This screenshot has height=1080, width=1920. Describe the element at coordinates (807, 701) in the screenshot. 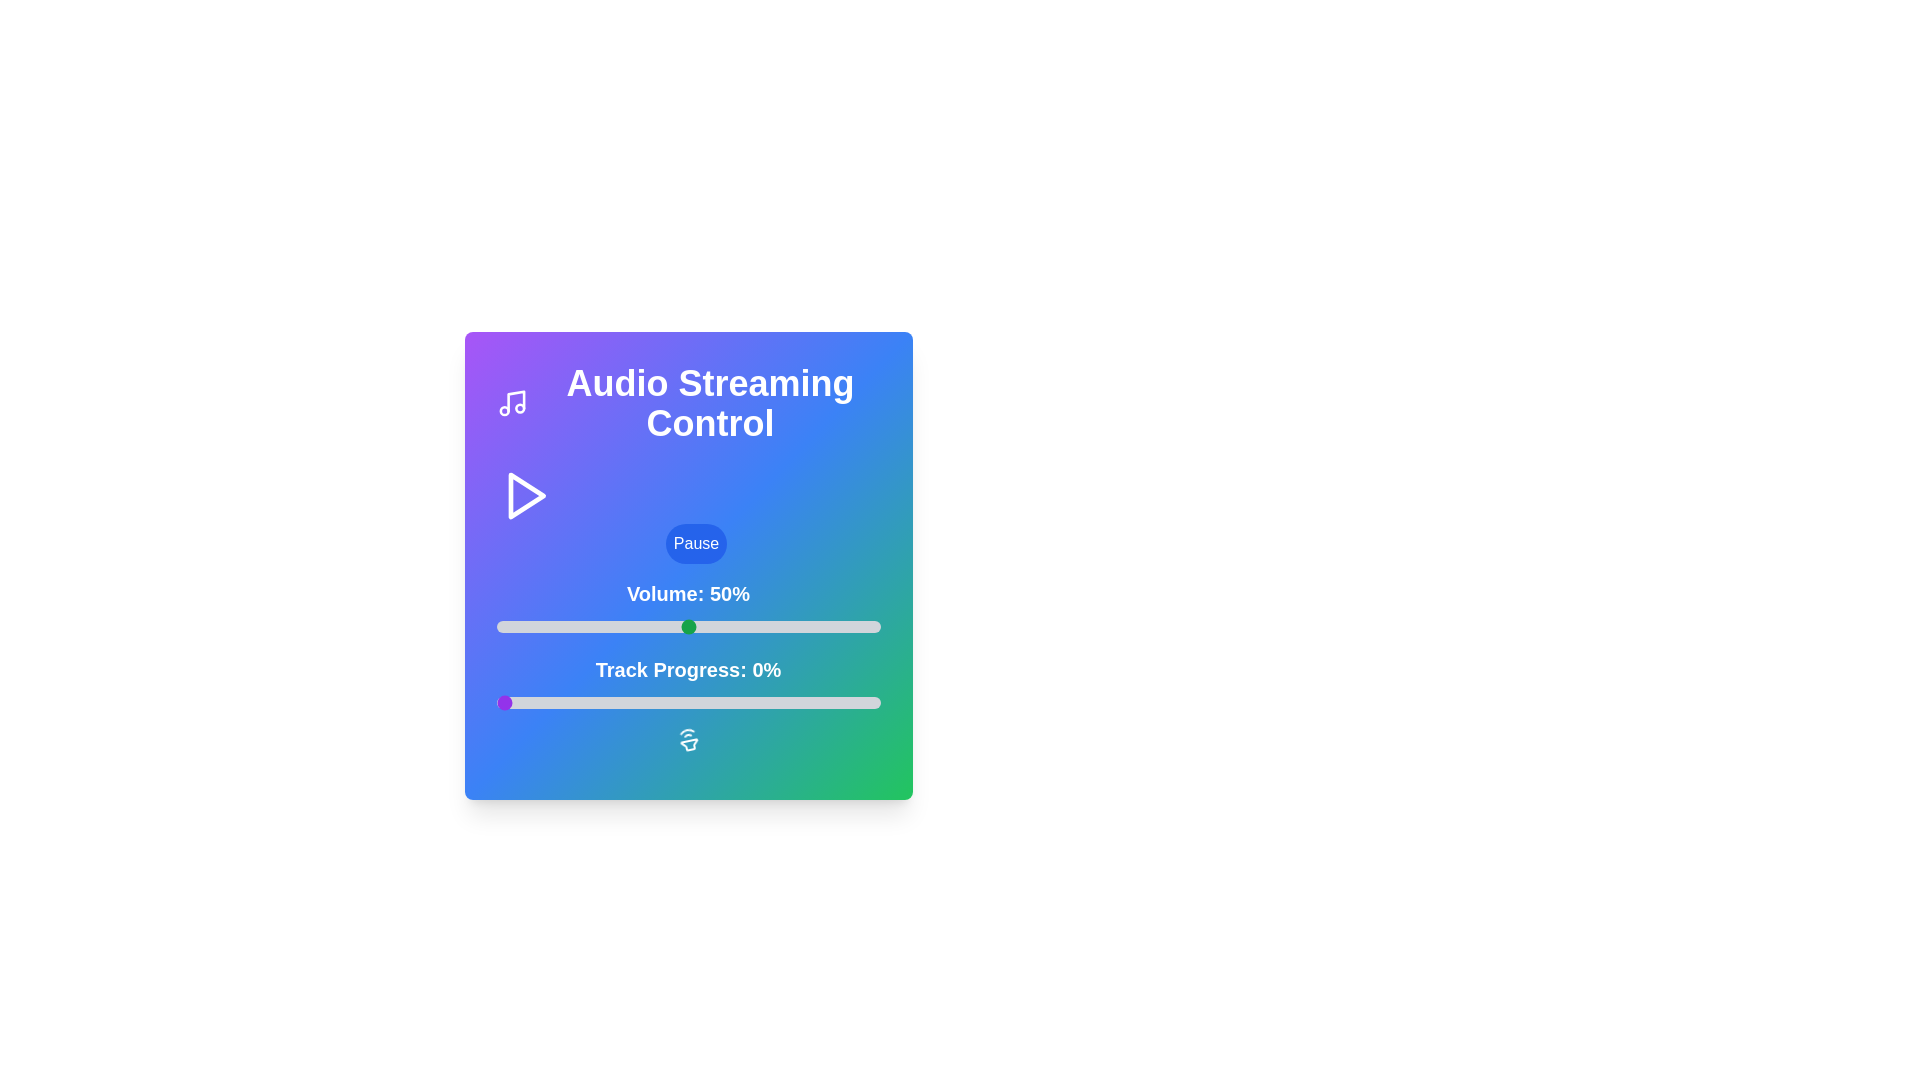

I see `the track progress to 81% by interacting with the slider` at that location.